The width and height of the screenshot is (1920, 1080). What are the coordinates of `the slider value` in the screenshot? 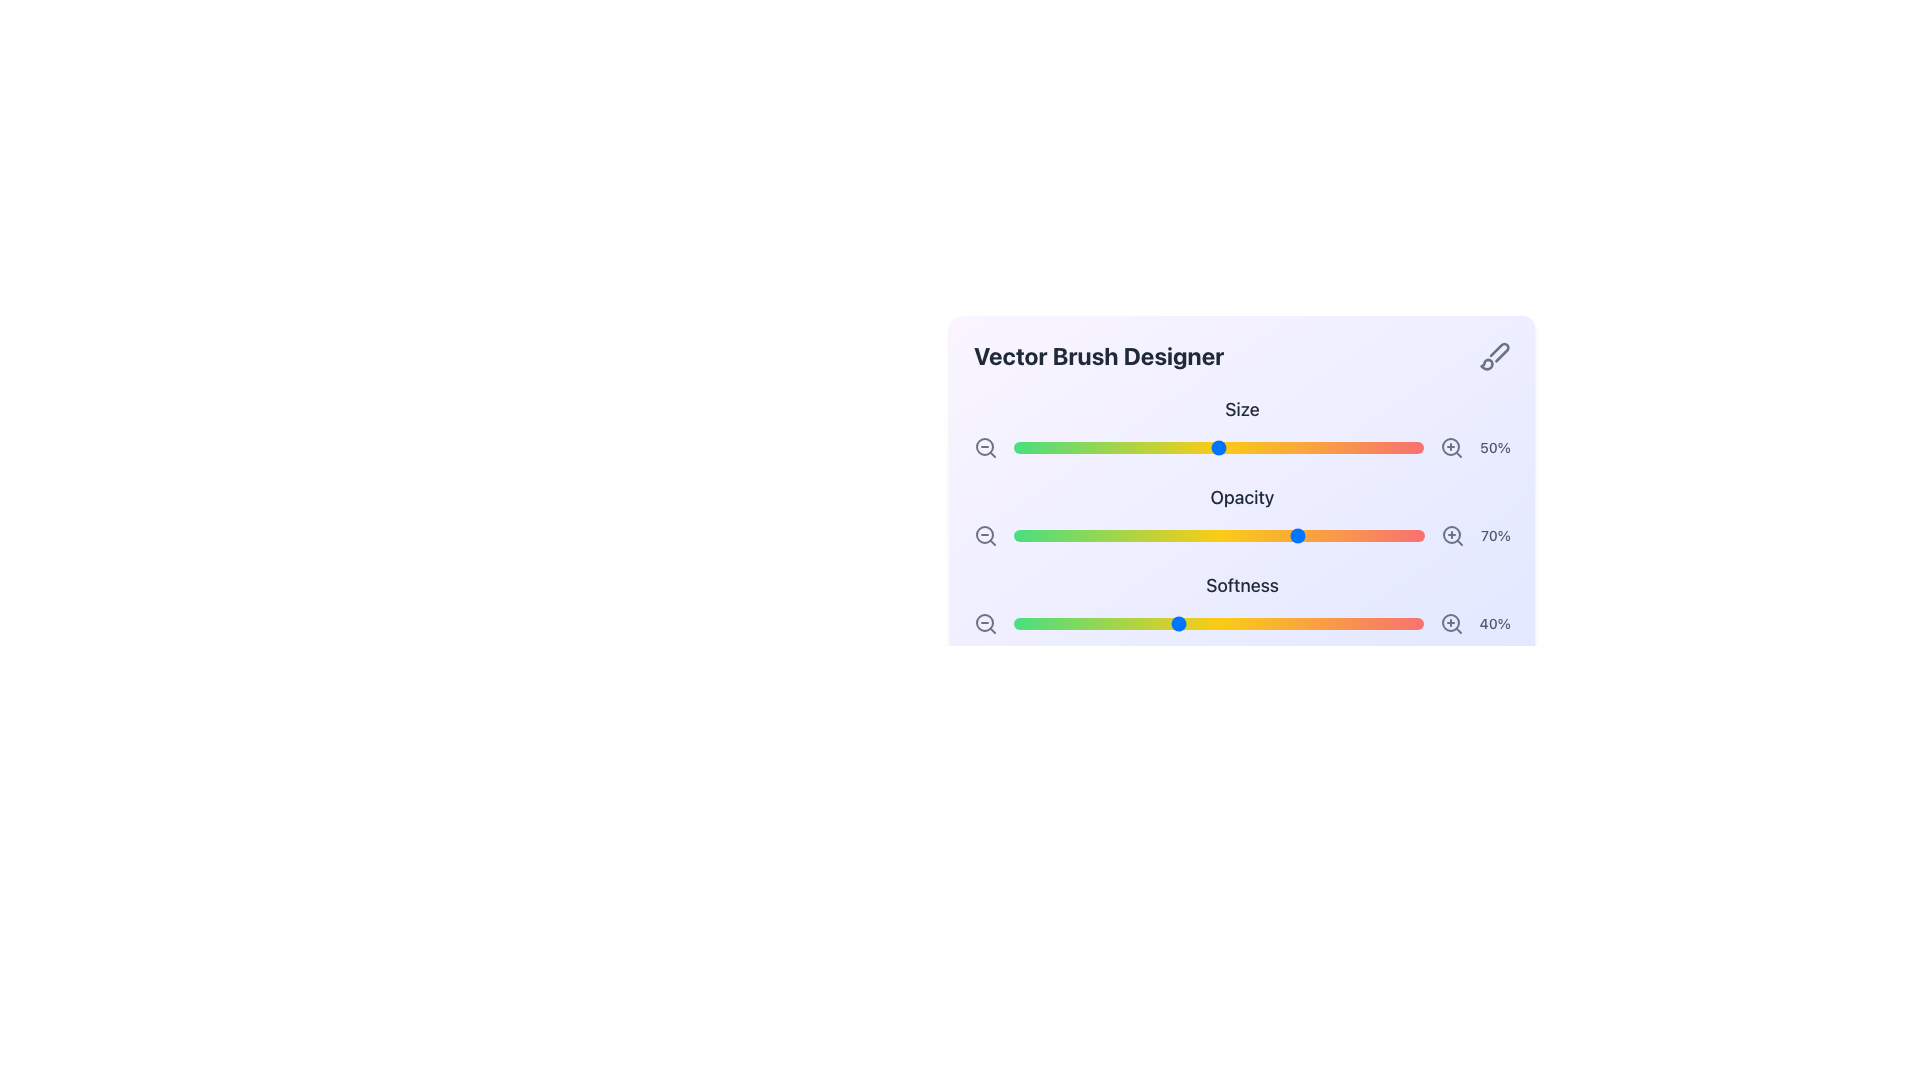 It's located at (1226, 446).